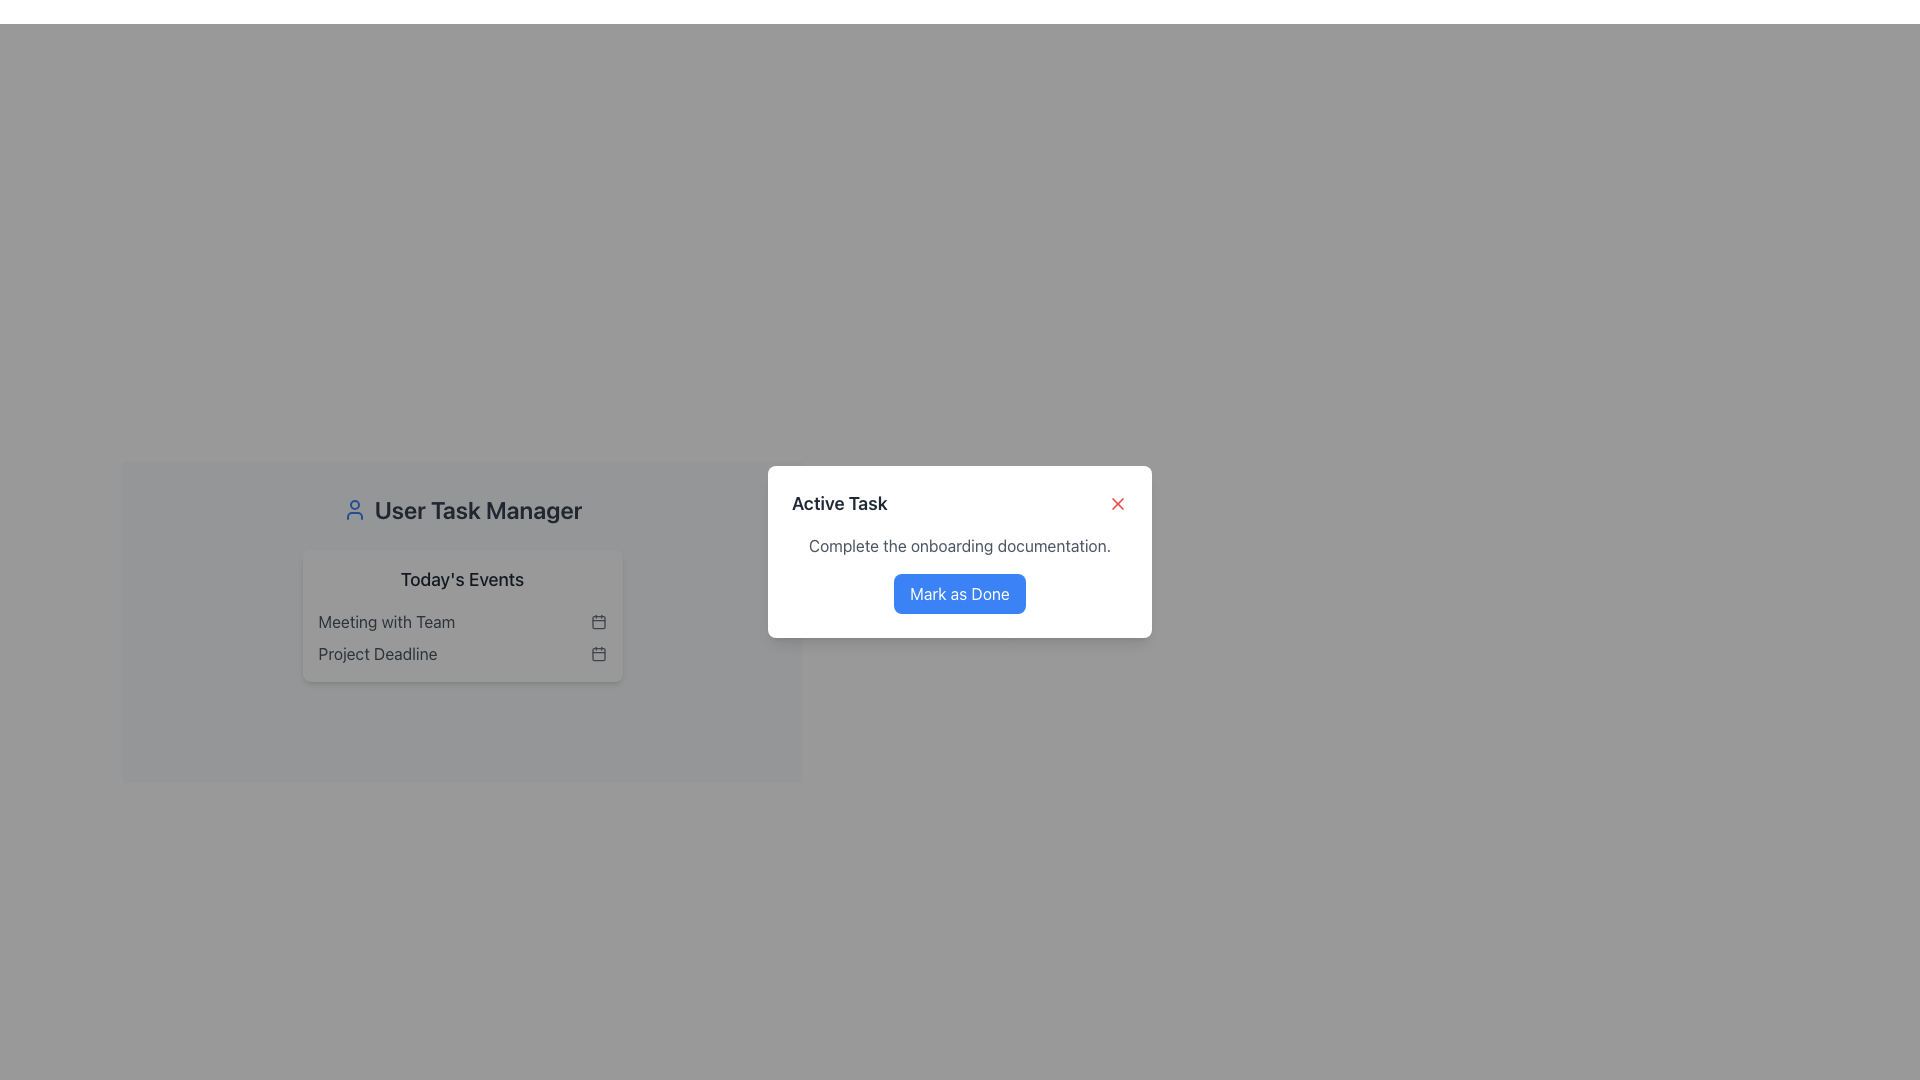 This screenshot has height=1080, width=1920. Describe the element at coordinates (386, 620) in the screenshot. I see `the text label displaying 'Meeting with Team' in gray font, located in the 'Today's Events' section of the 'User Task Manager' panel` at that location.